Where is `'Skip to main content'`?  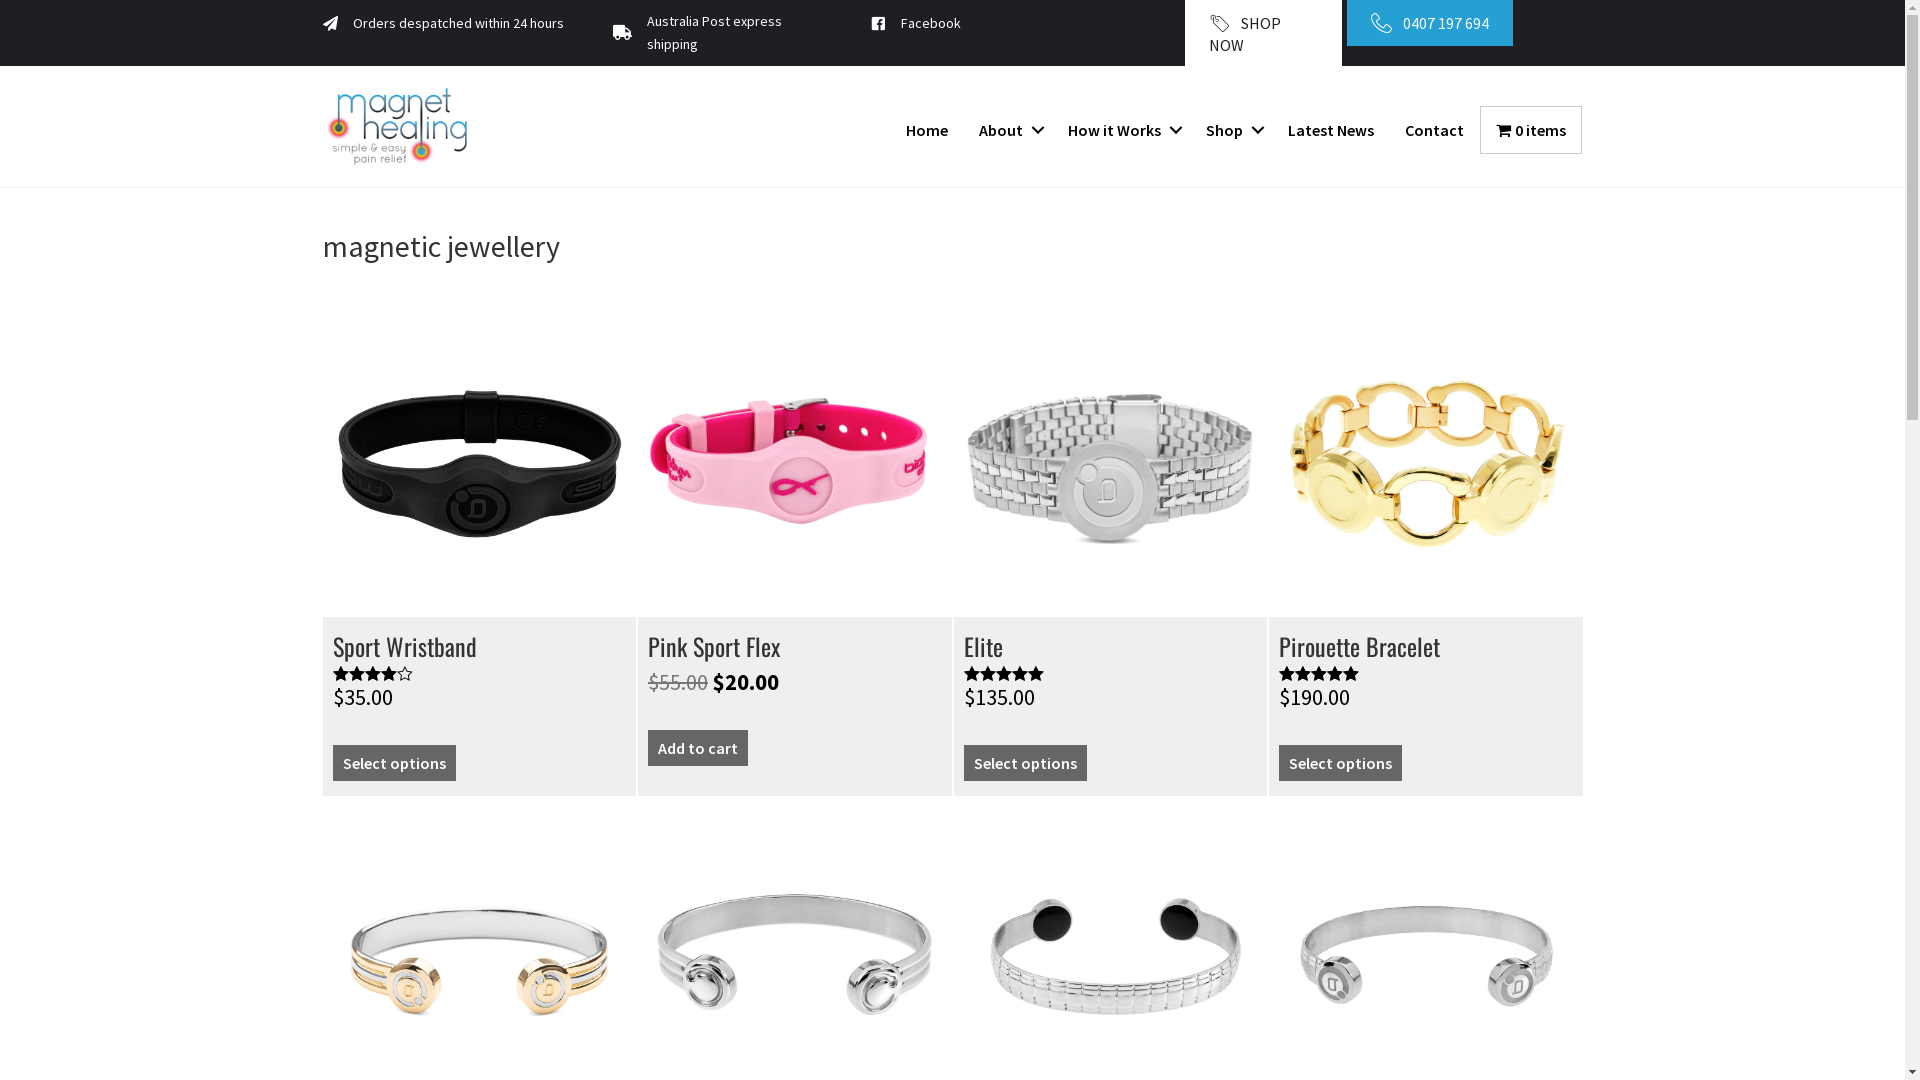 'Skip to main content' is located at coordinates (0, 0).